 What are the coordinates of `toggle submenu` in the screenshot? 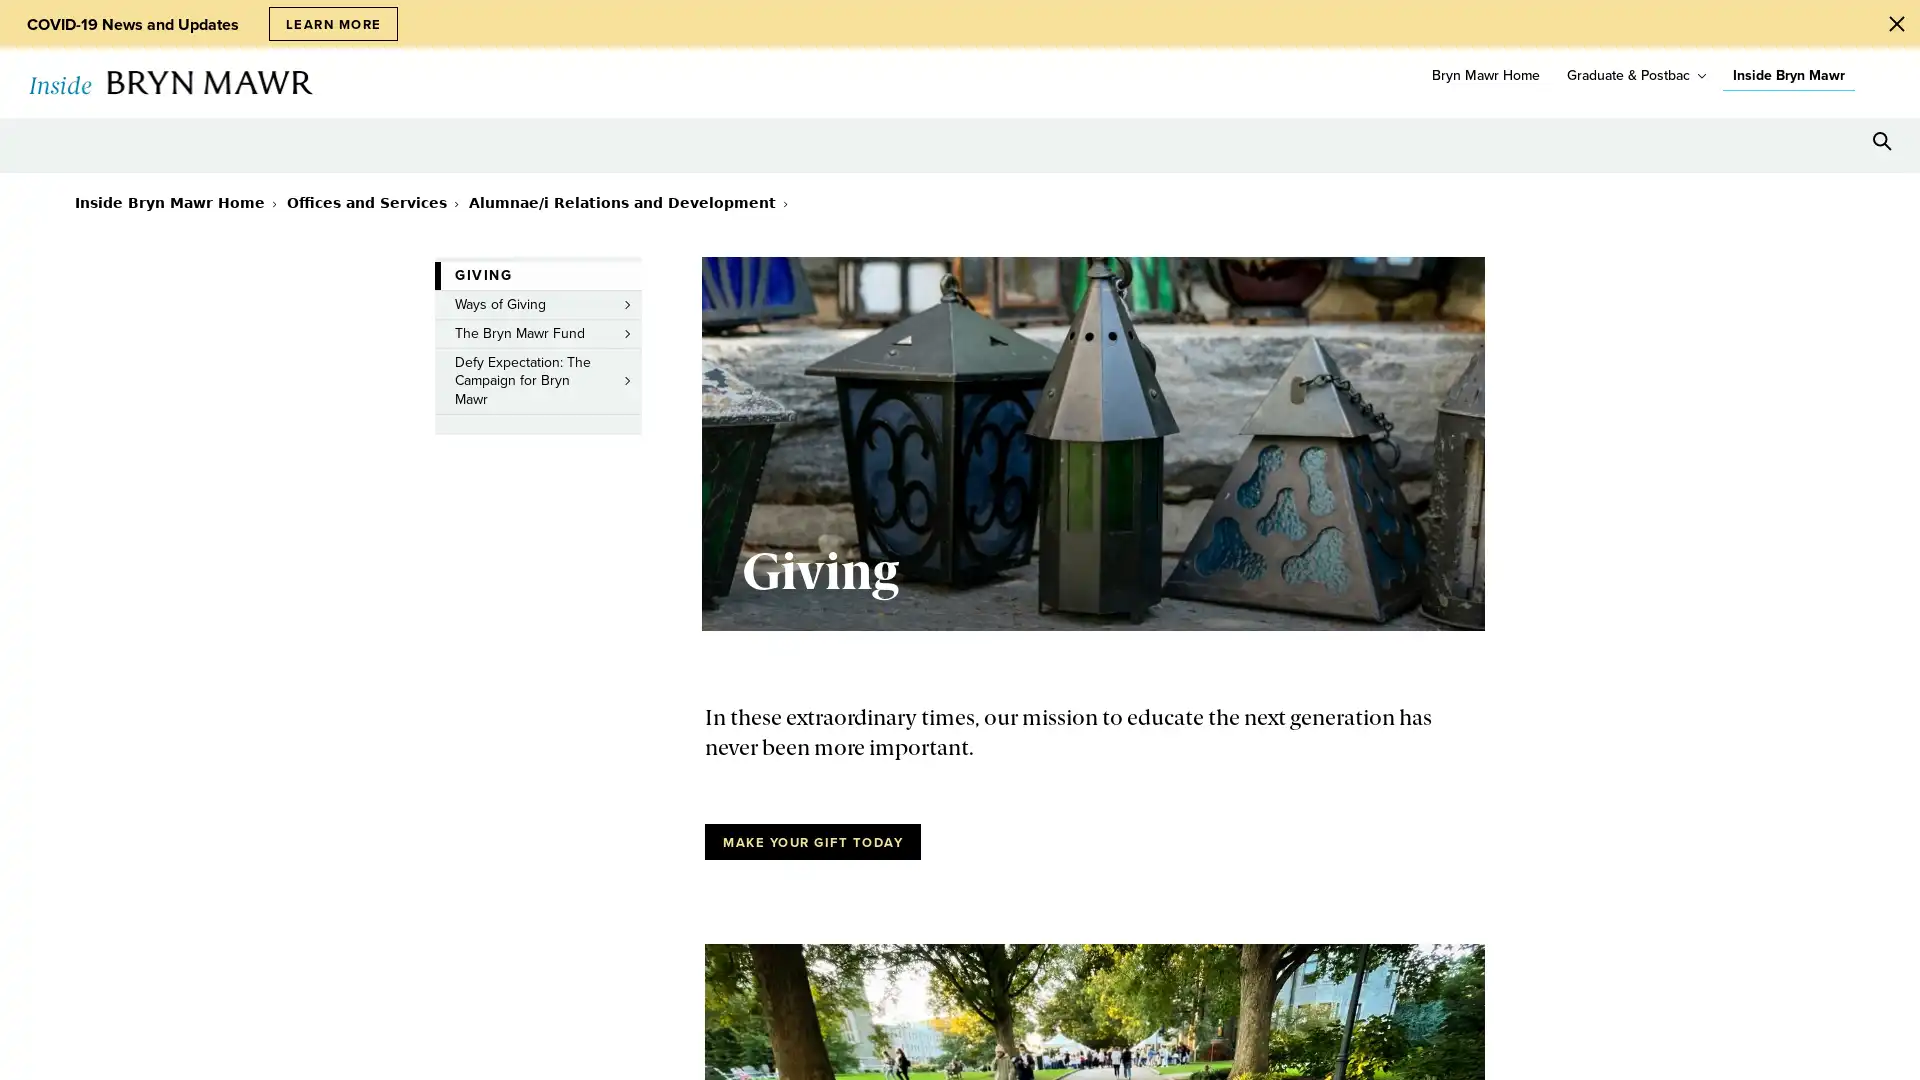 It's located at (230, 130).